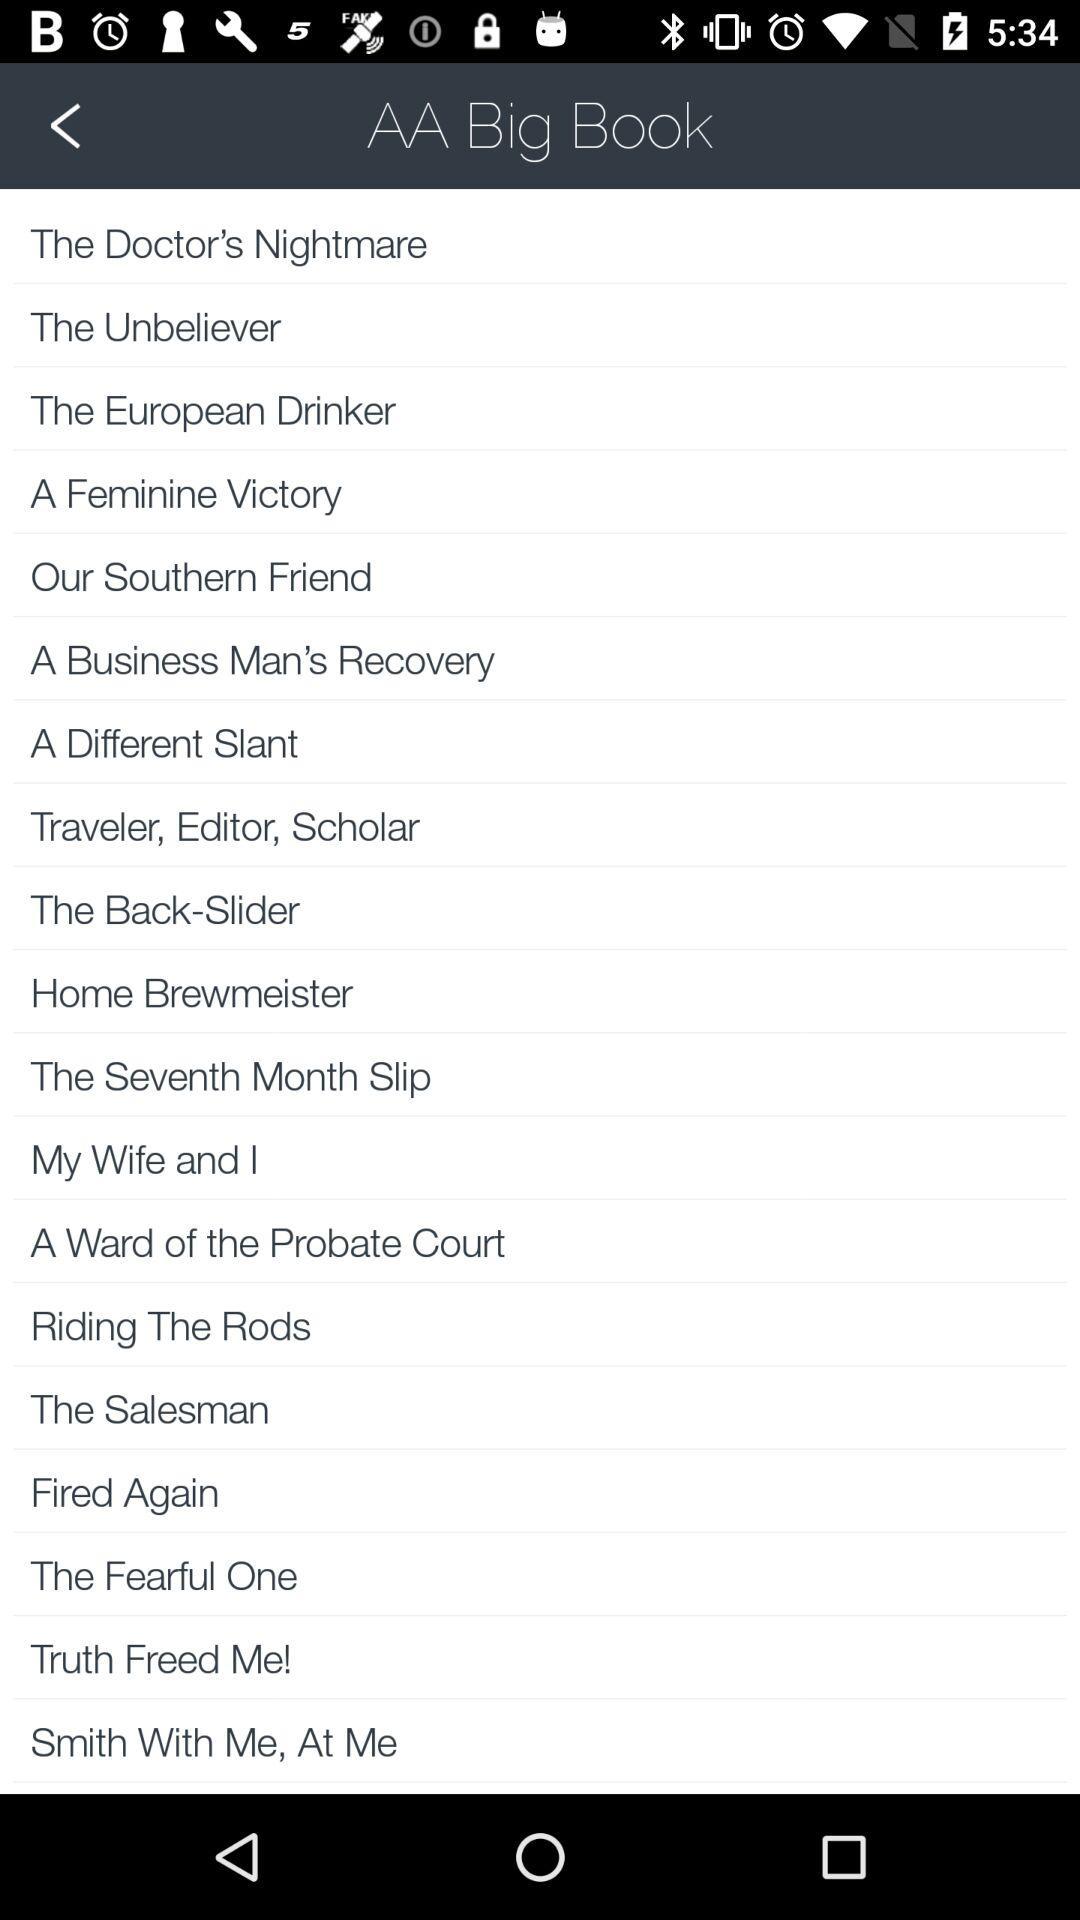 This screenshot has width=1080, height=1920. What do you see at coordinates (540, 124) in the screenshot?
I see `go back` at bounding box center [540, 124].